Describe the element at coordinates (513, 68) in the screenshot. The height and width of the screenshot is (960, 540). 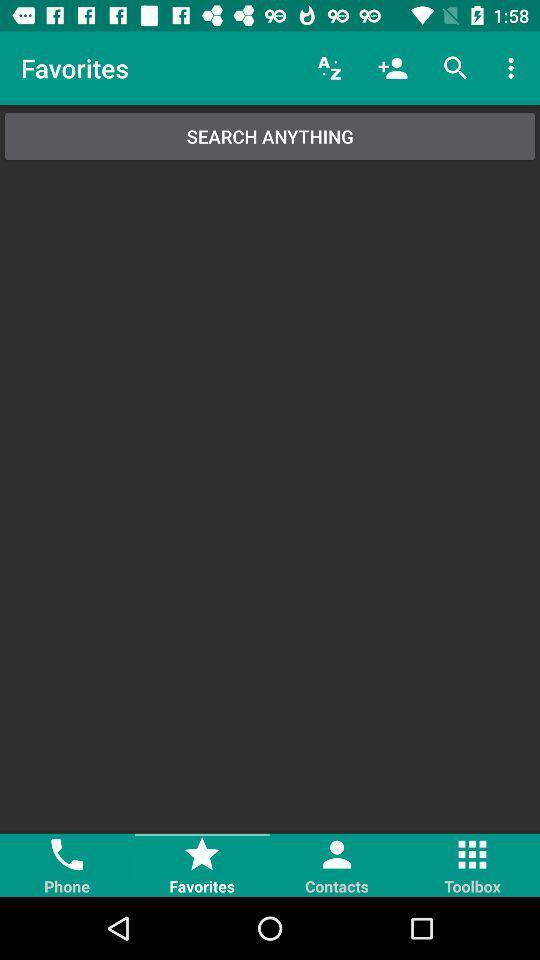
I see `the icon above search anything` at that location.